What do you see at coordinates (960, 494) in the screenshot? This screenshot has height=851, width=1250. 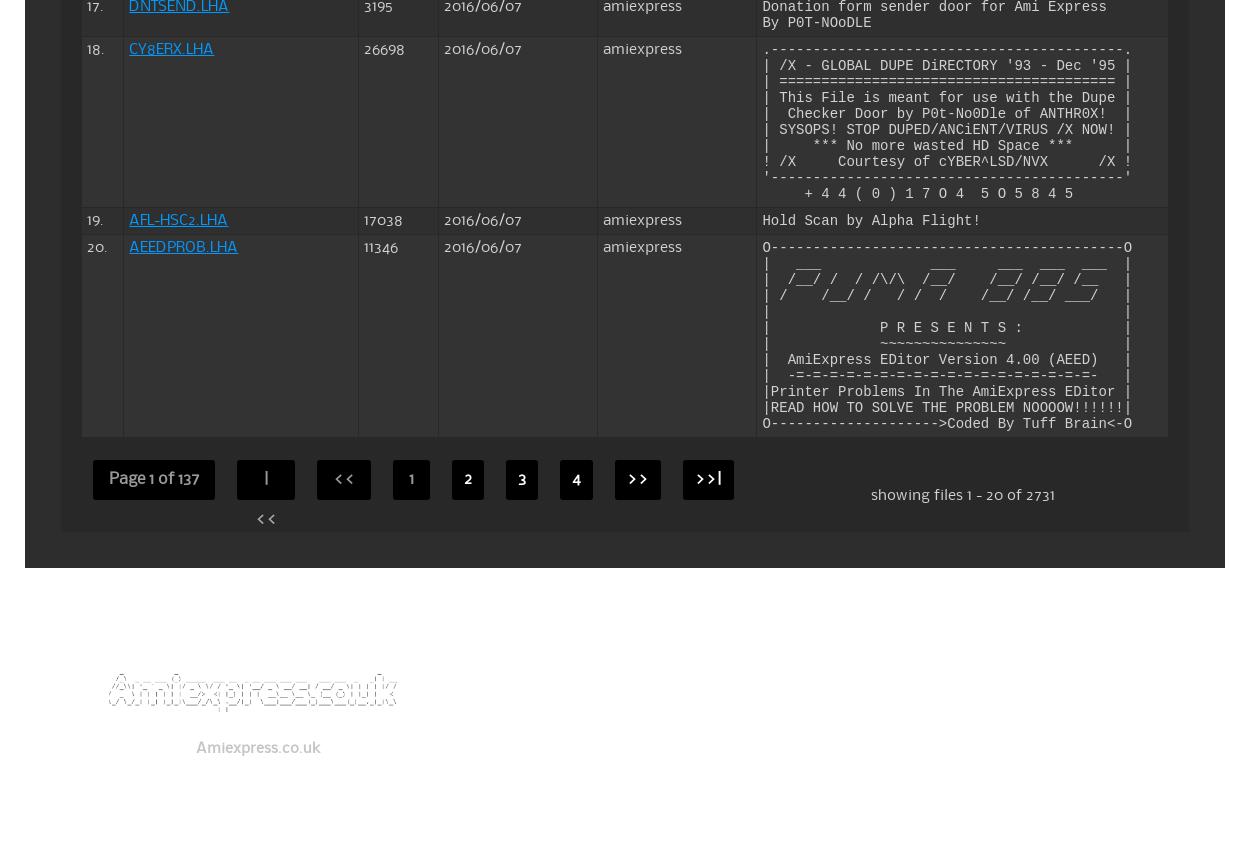 I see `'showing files 1 - 20  of 2731'` at bounding box center [960, 494].